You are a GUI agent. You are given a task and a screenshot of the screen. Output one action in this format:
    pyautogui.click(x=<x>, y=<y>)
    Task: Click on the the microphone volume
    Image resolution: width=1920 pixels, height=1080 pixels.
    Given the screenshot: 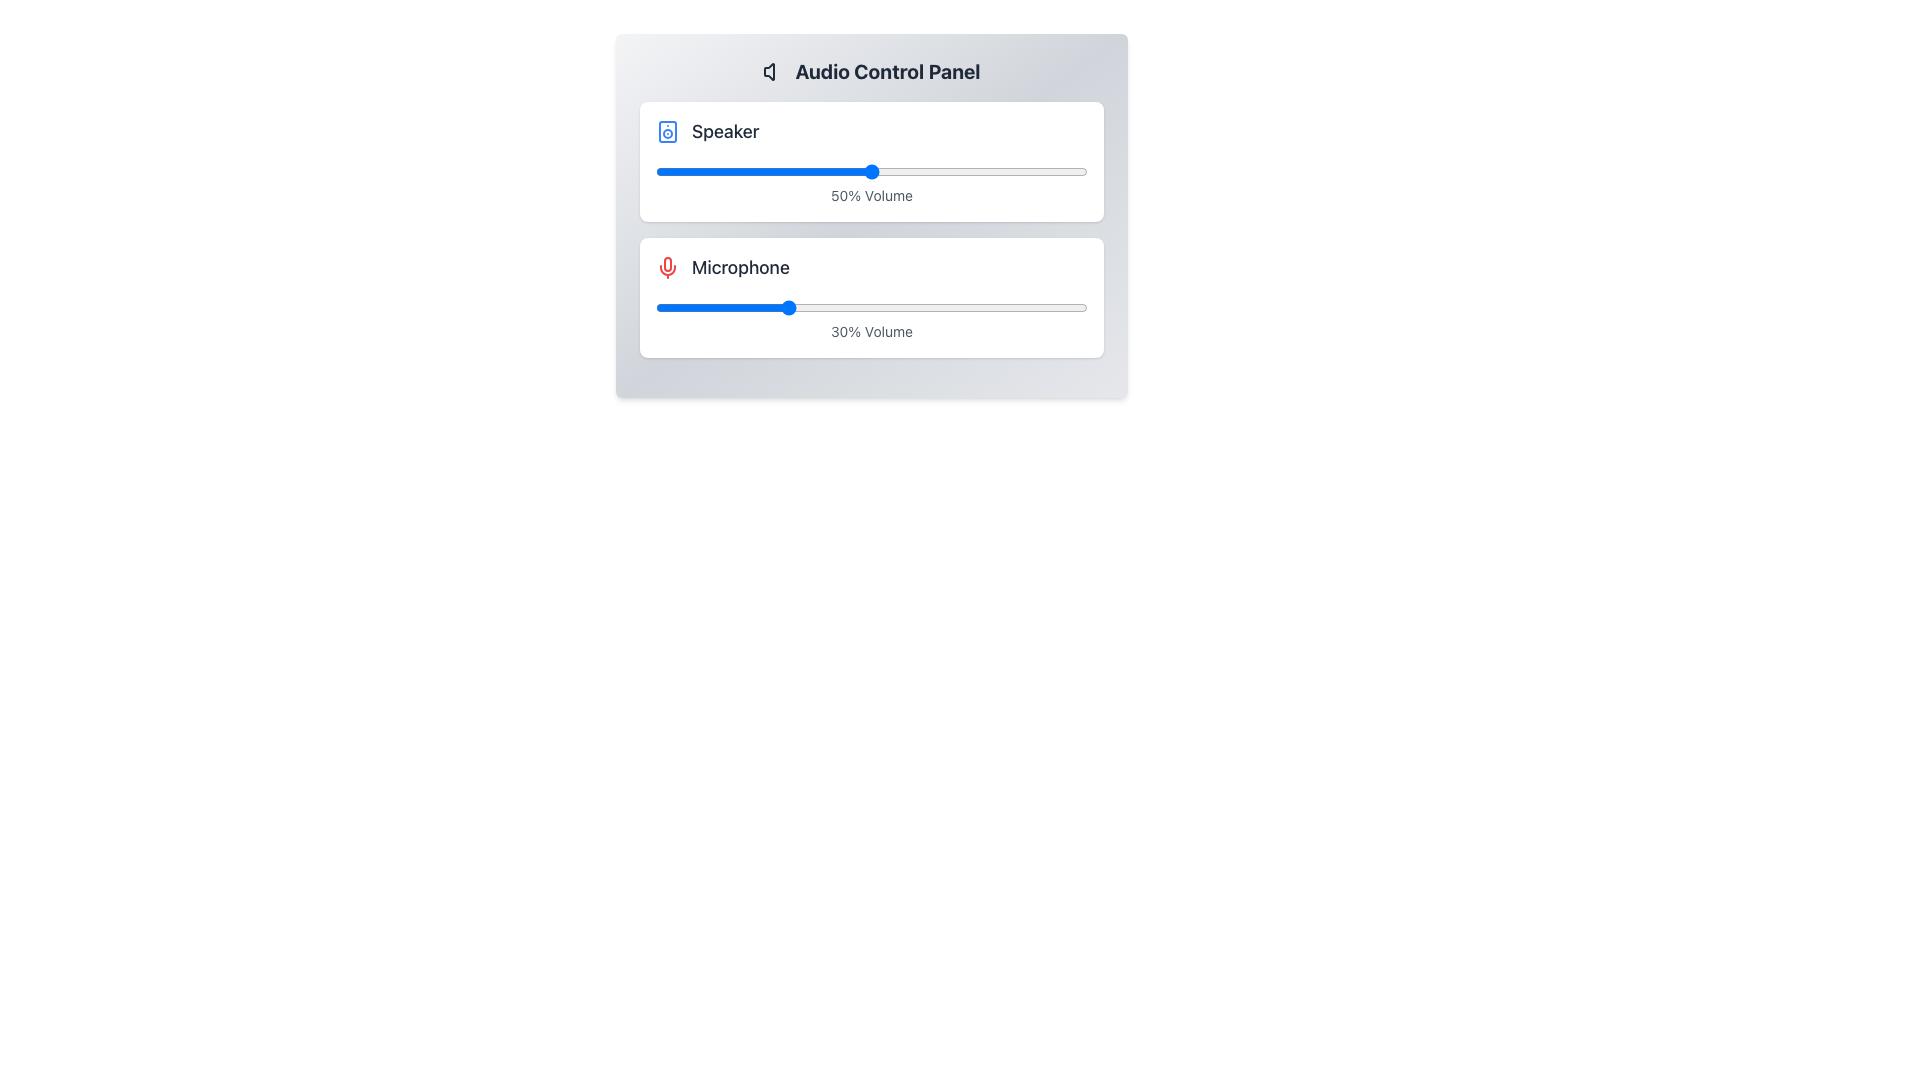 What is the action you would take?
    pyautogui.click(x=940, y=308)
    